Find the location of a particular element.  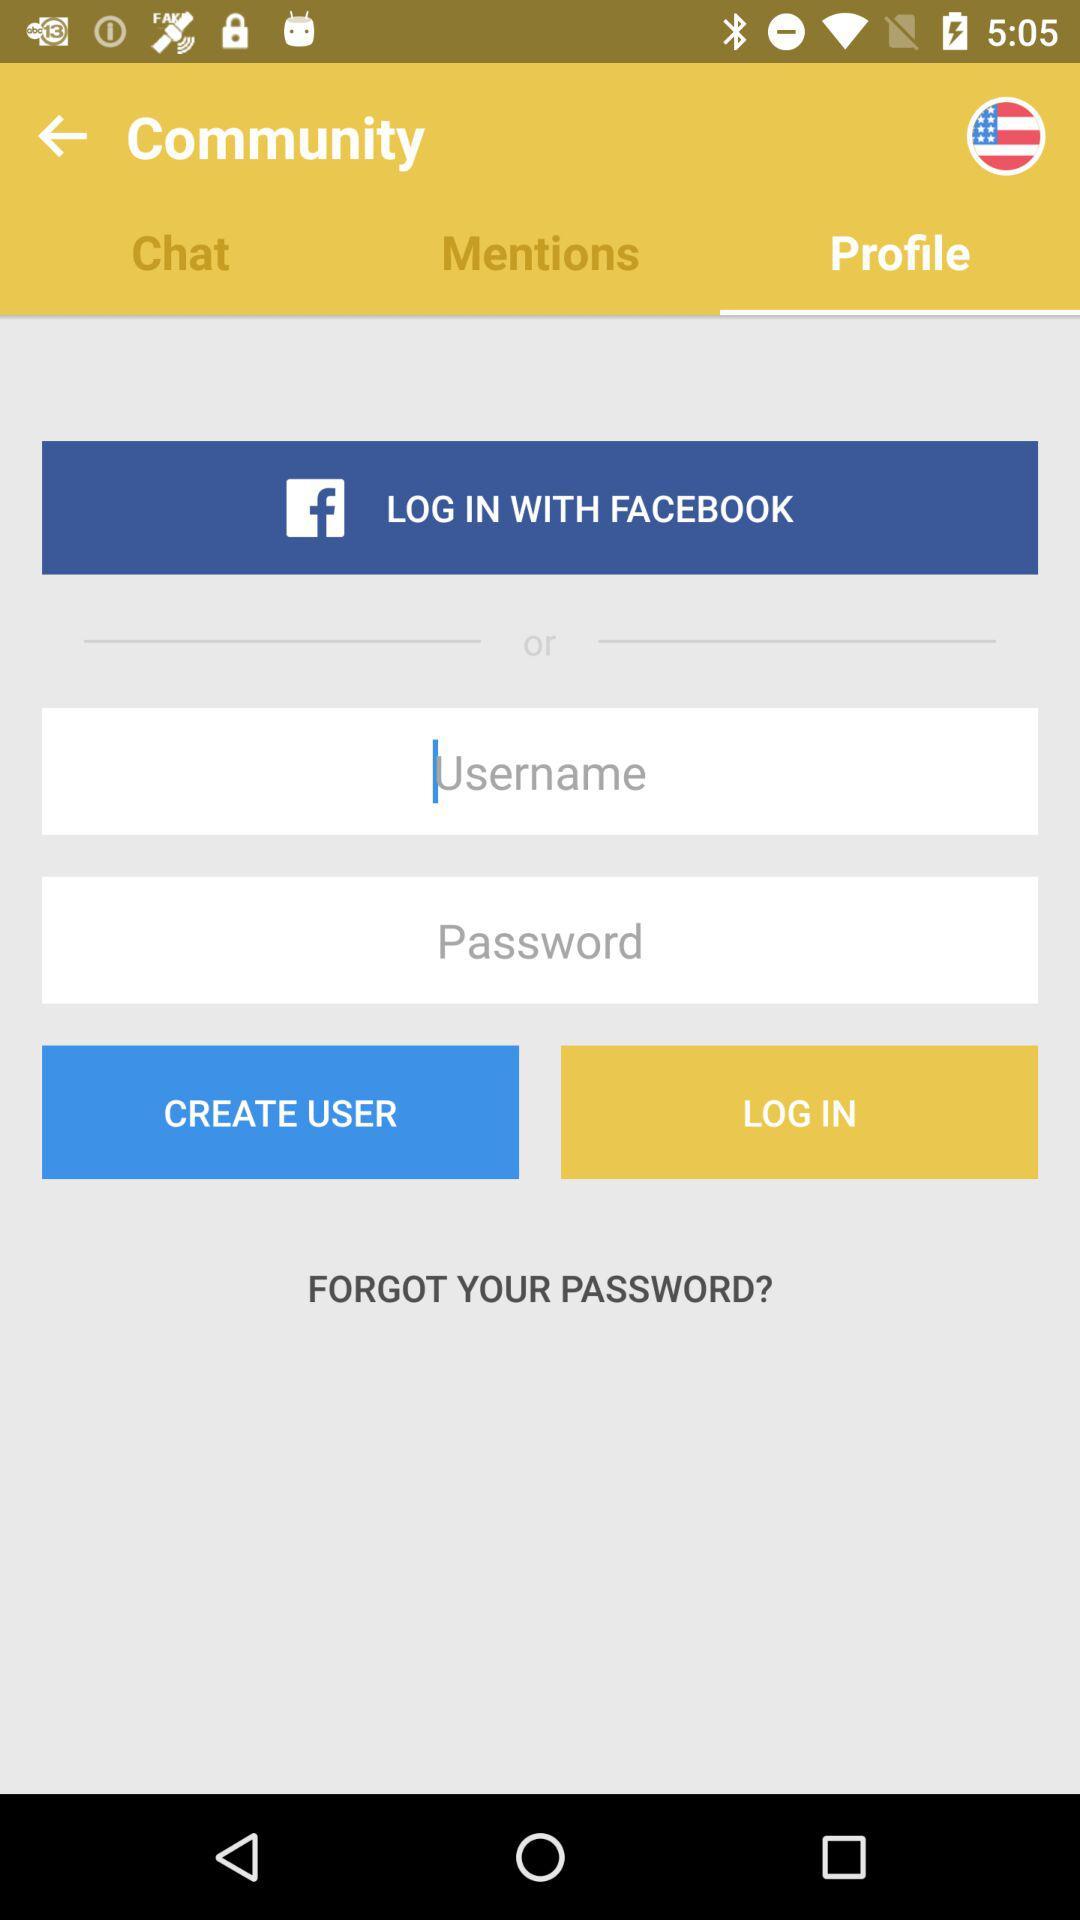

the item below or icon is located at coordinates (540, 770).